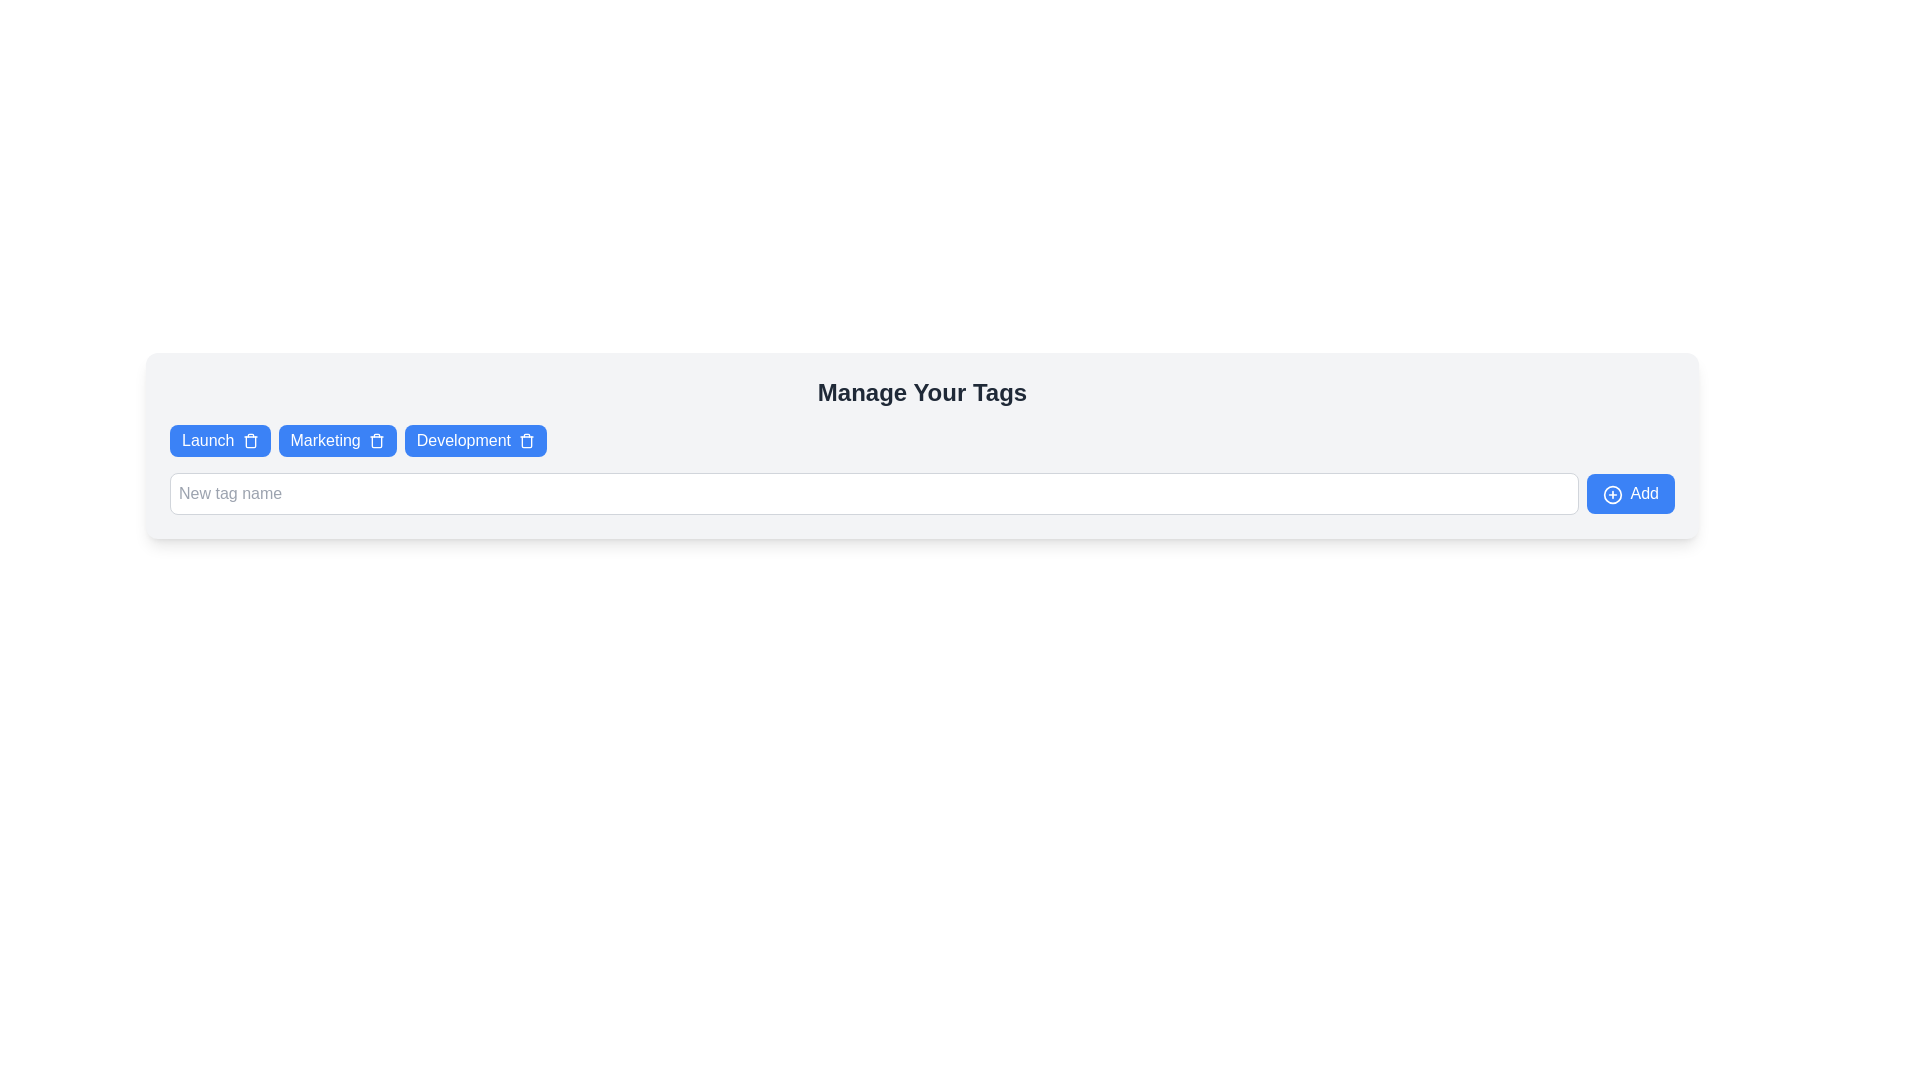 The height and width of the screenshot is (1080, 1920). I want to click on the trash can icon button located to the right of the 'Development' text in the tag group, so click(527, 439).